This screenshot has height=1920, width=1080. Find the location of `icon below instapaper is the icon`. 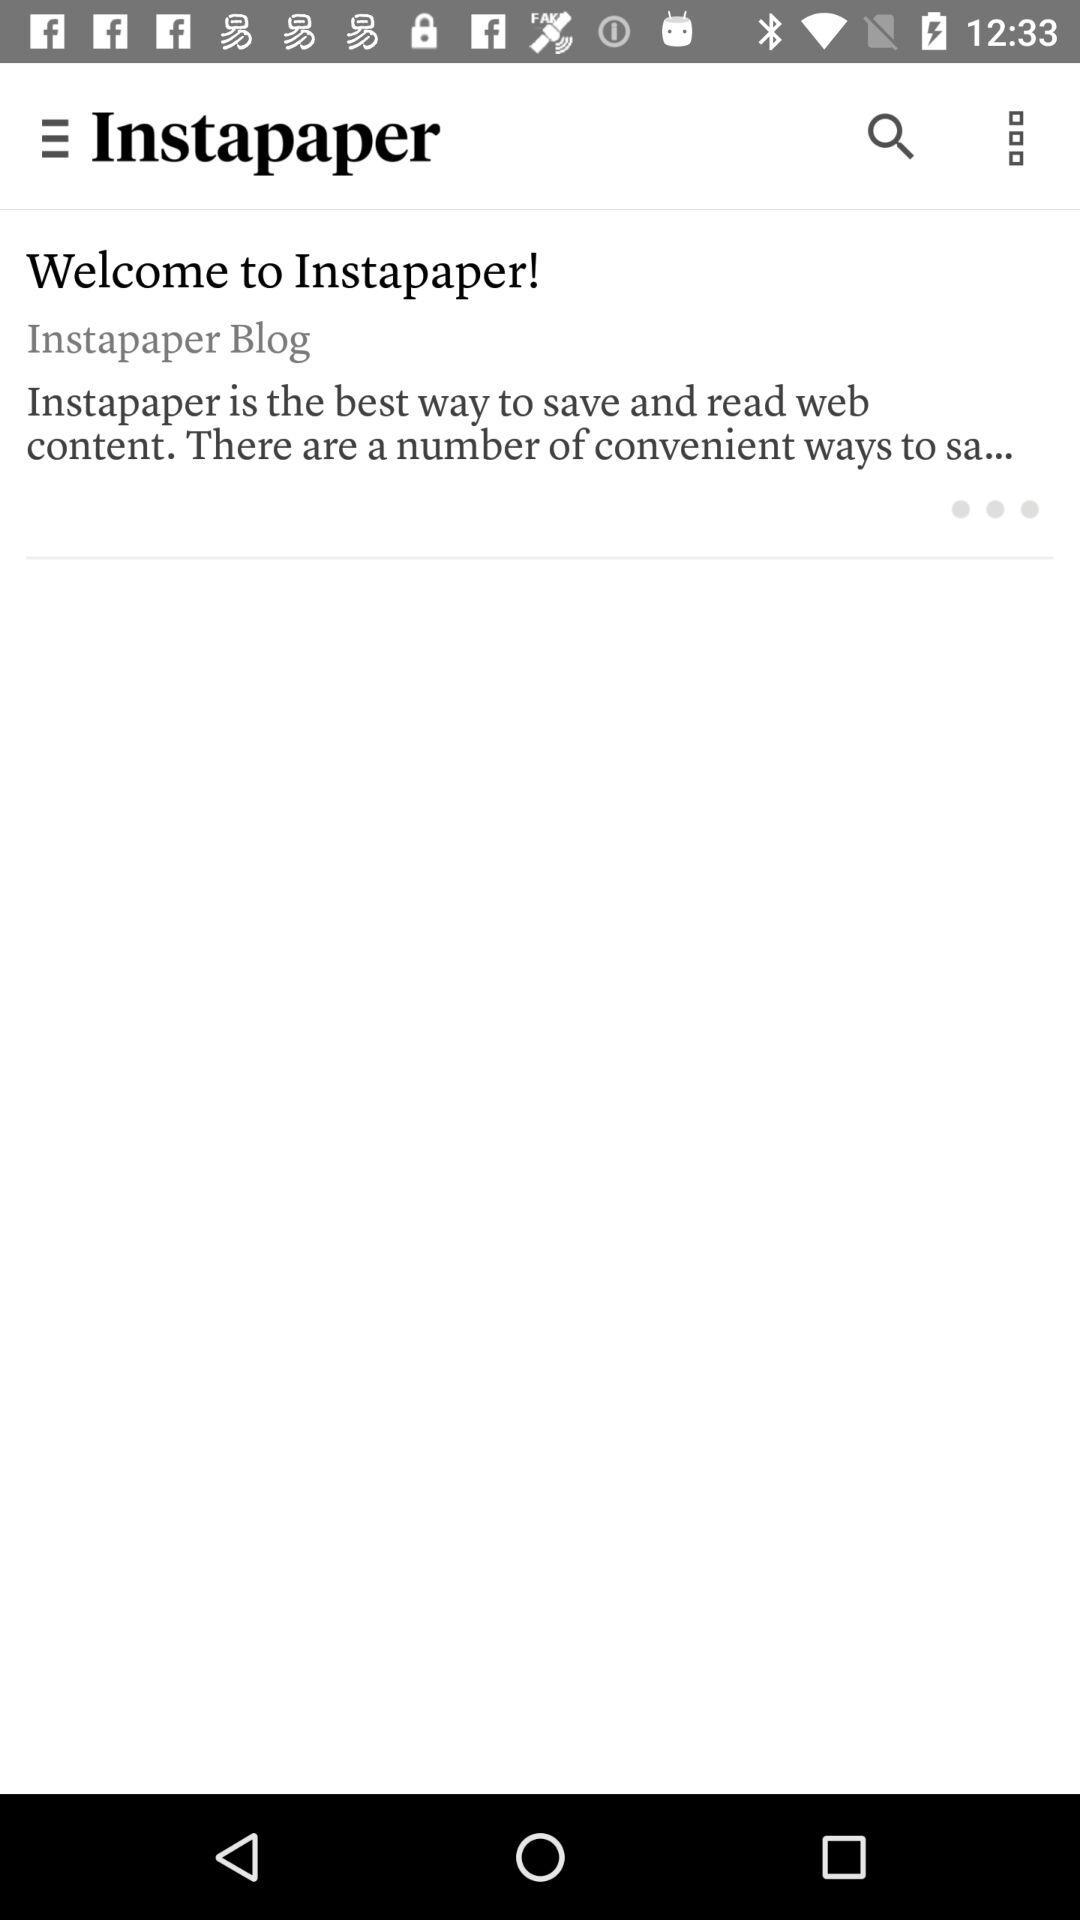

icon below instapaper is the icon is located at coordinates (995, 509).